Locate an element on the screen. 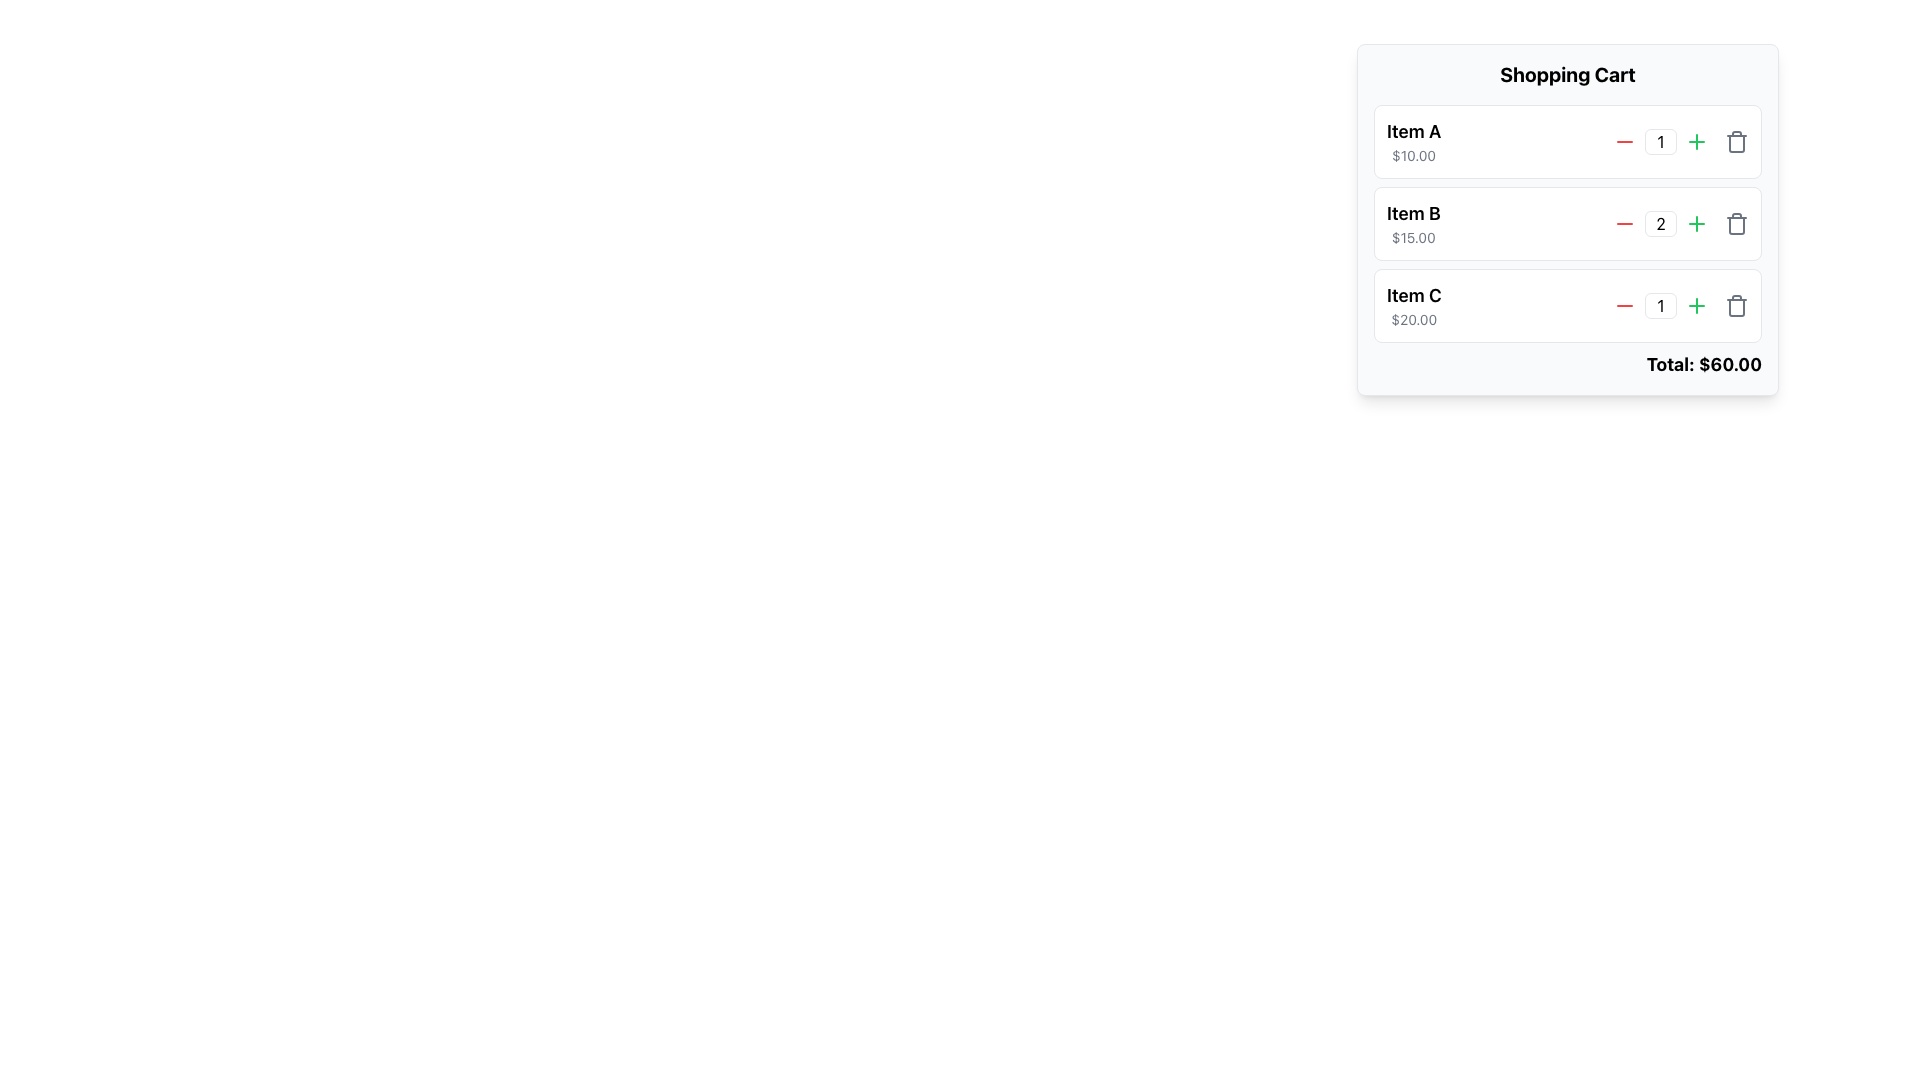  the decrement button for the first product entry in the shopping cart interface to reduce its quantity is located at coordinates (1567, 141).